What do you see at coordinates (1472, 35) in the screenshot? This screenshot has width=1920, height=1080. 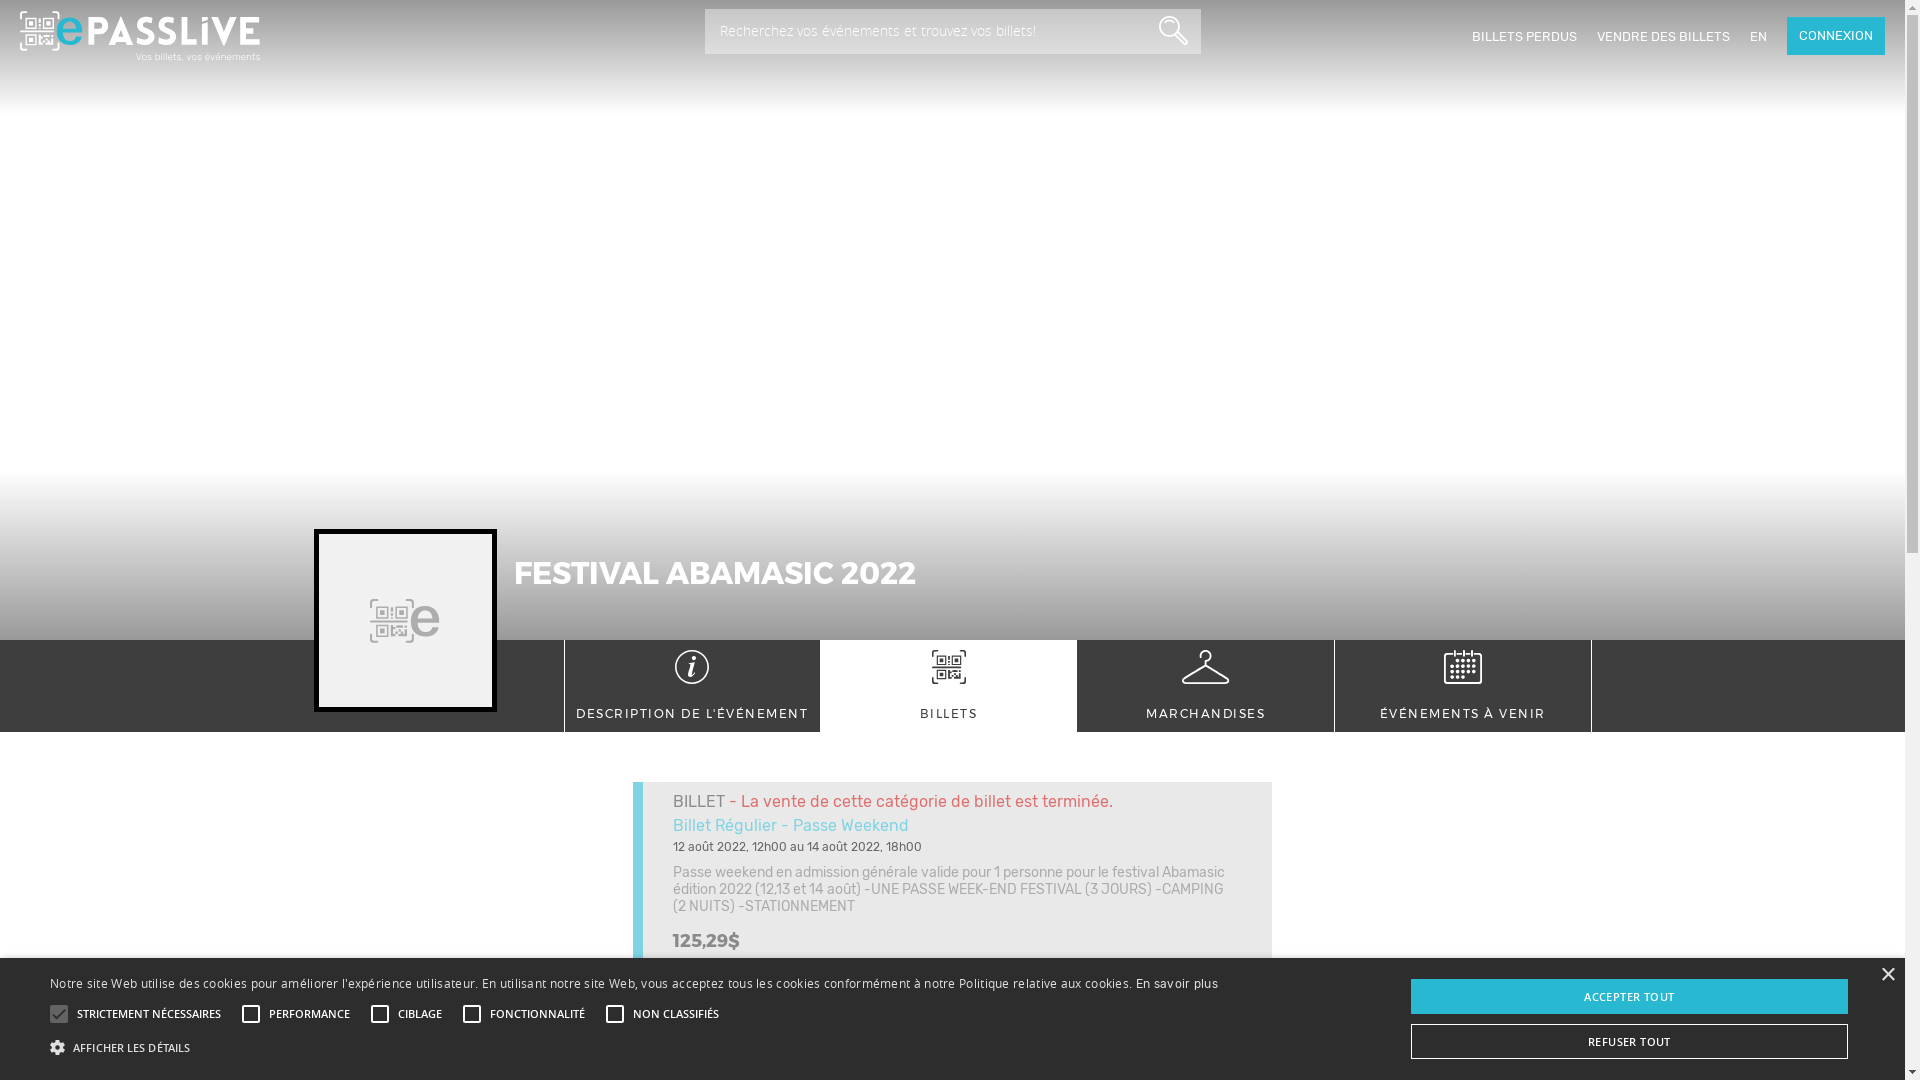 I see `'BILLETS PERDUS'` at bounding box center [1472, 35].